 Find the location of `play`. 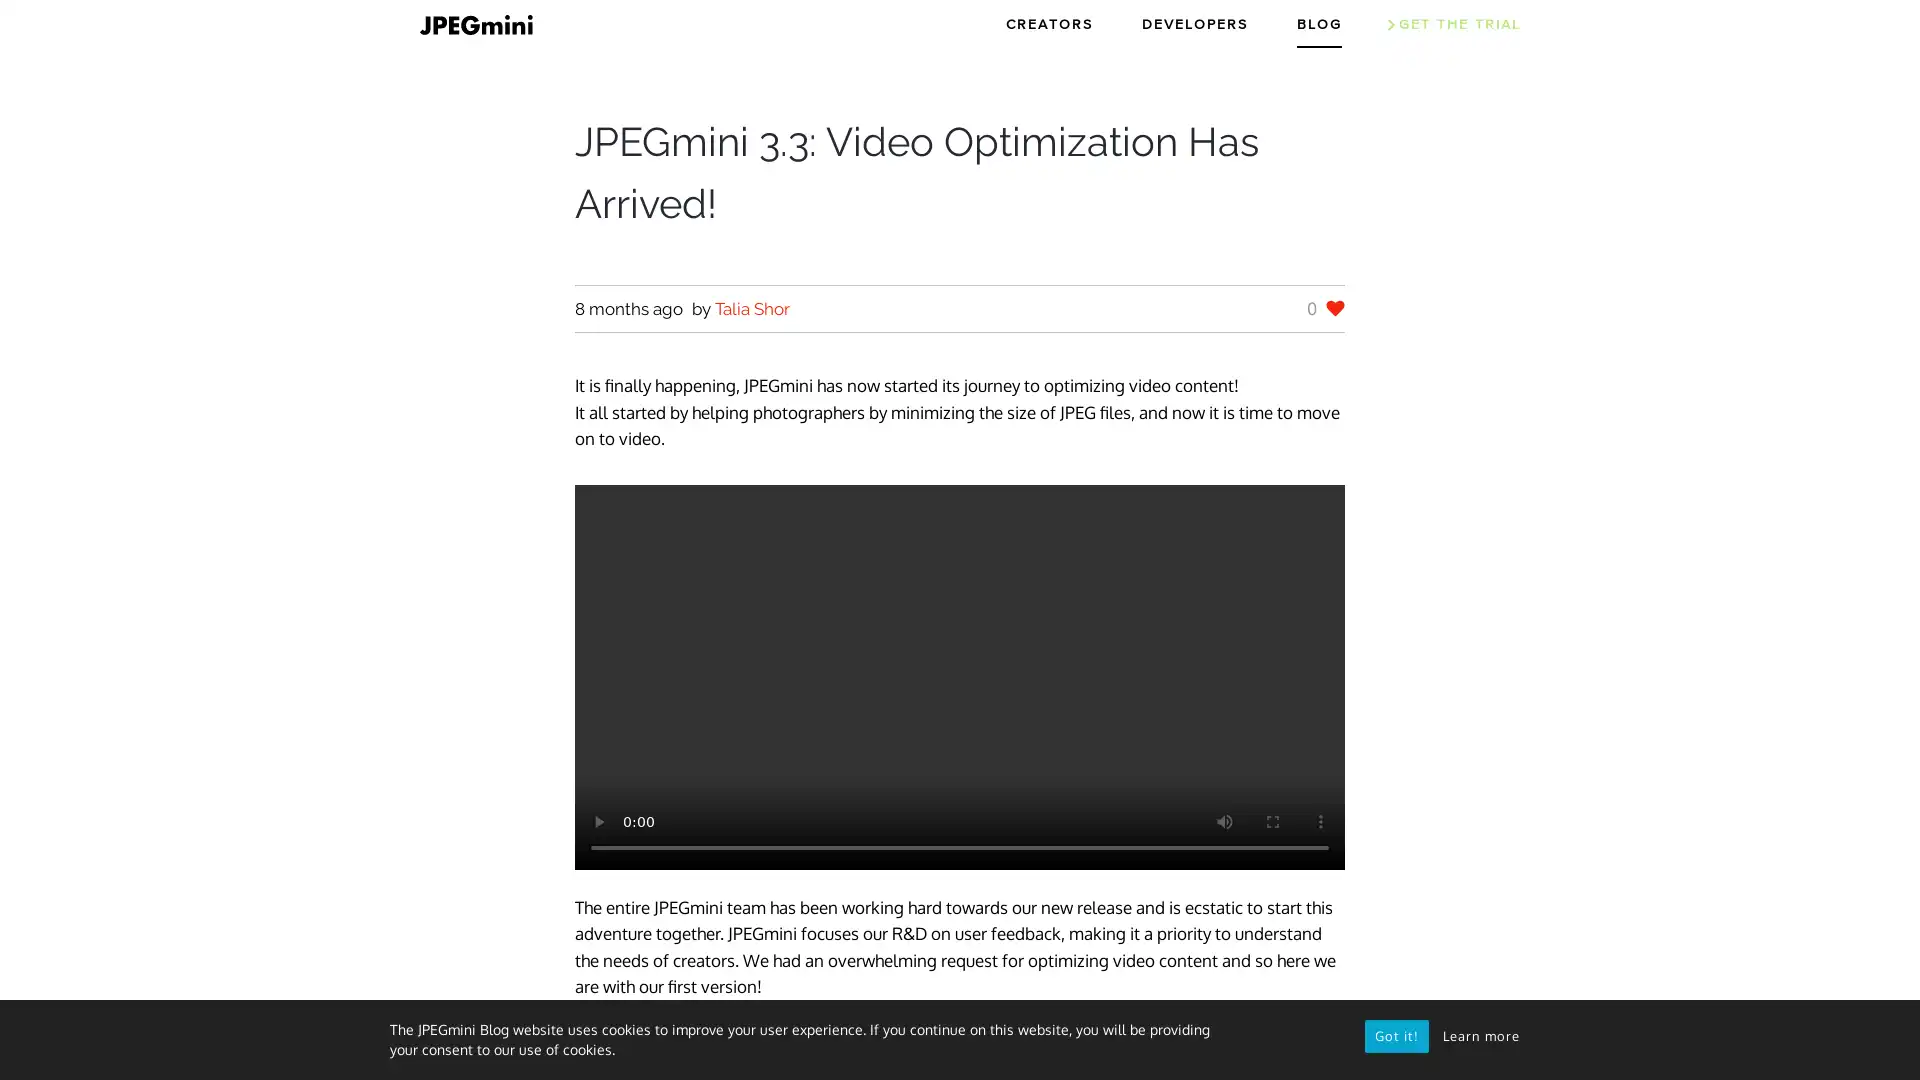

play is located at coordinates (598, 821).